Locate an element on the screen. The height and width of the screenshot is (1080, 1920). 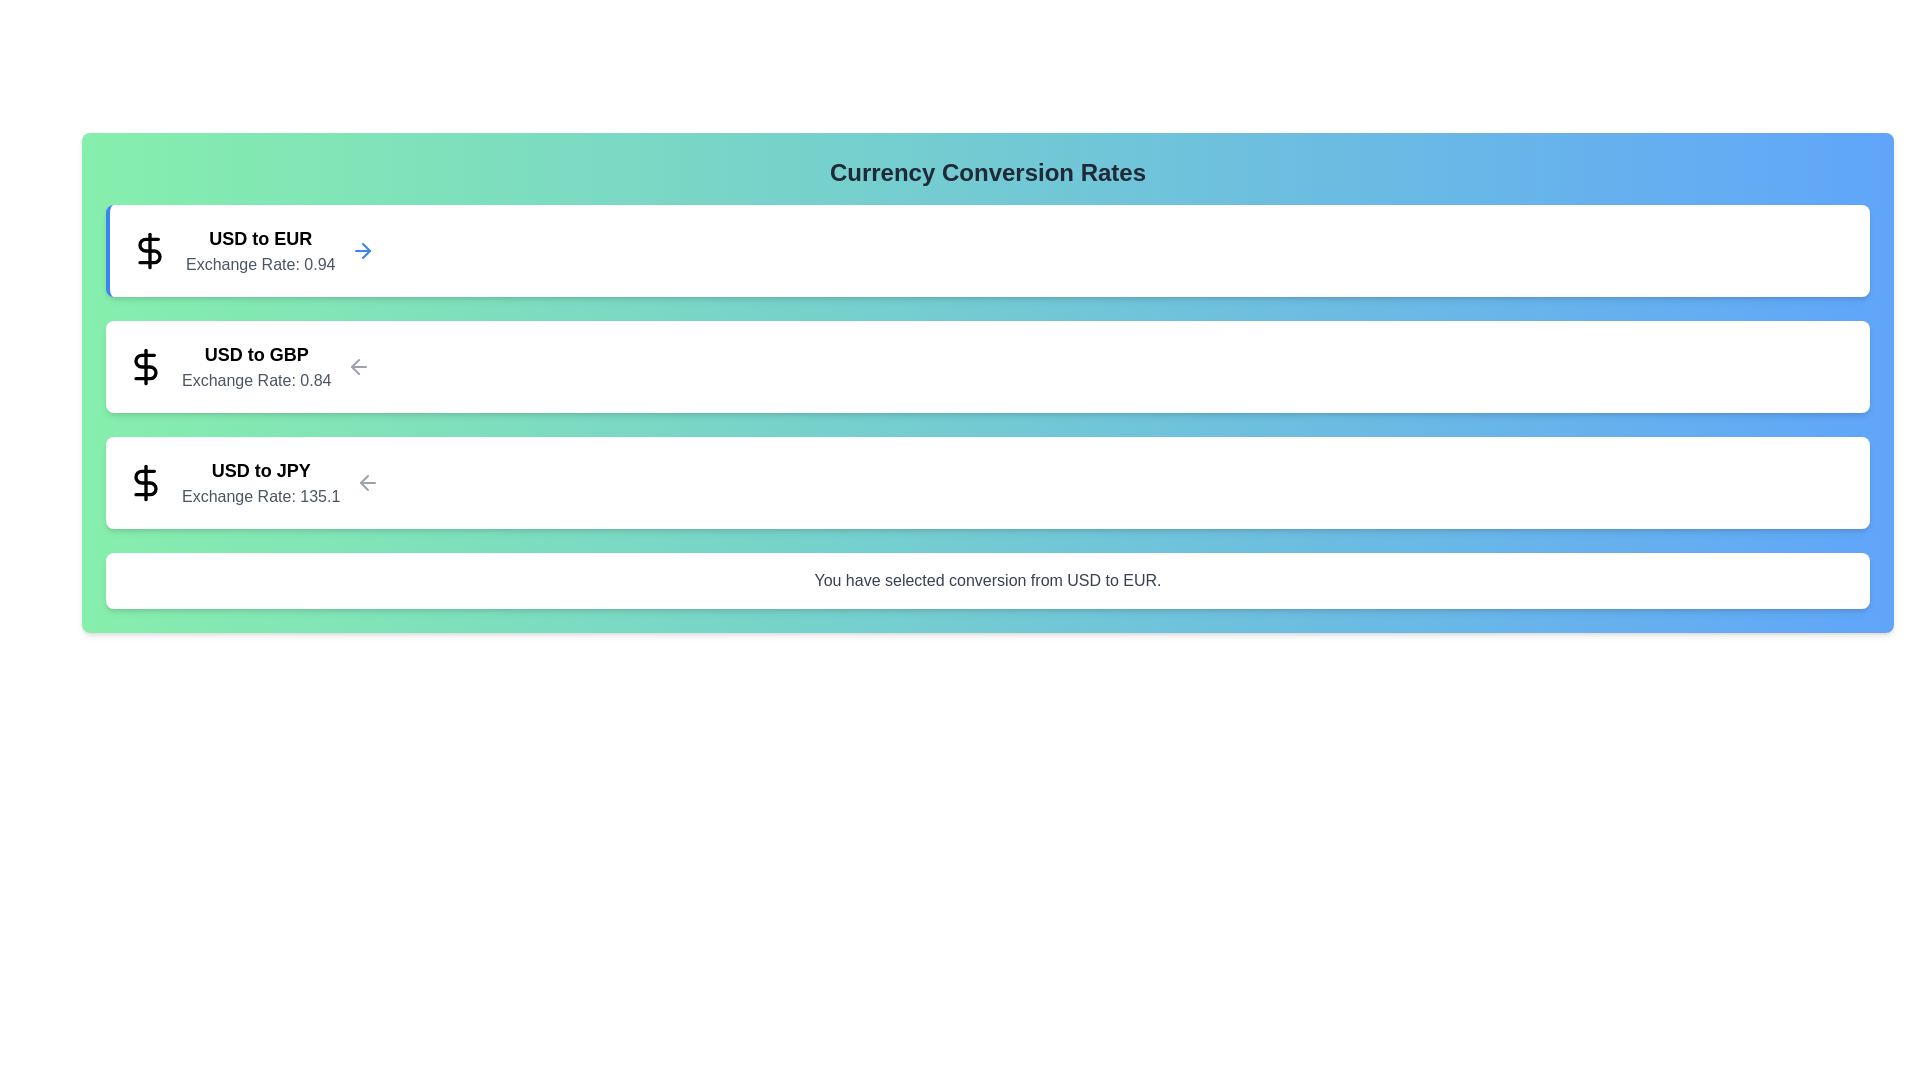
text from the Text Label that displays 'Currency Conversion Rates', which is styled with a large, bold font and located at the top of the section with a green to blue gradient background is located at coordinates (988, 172).